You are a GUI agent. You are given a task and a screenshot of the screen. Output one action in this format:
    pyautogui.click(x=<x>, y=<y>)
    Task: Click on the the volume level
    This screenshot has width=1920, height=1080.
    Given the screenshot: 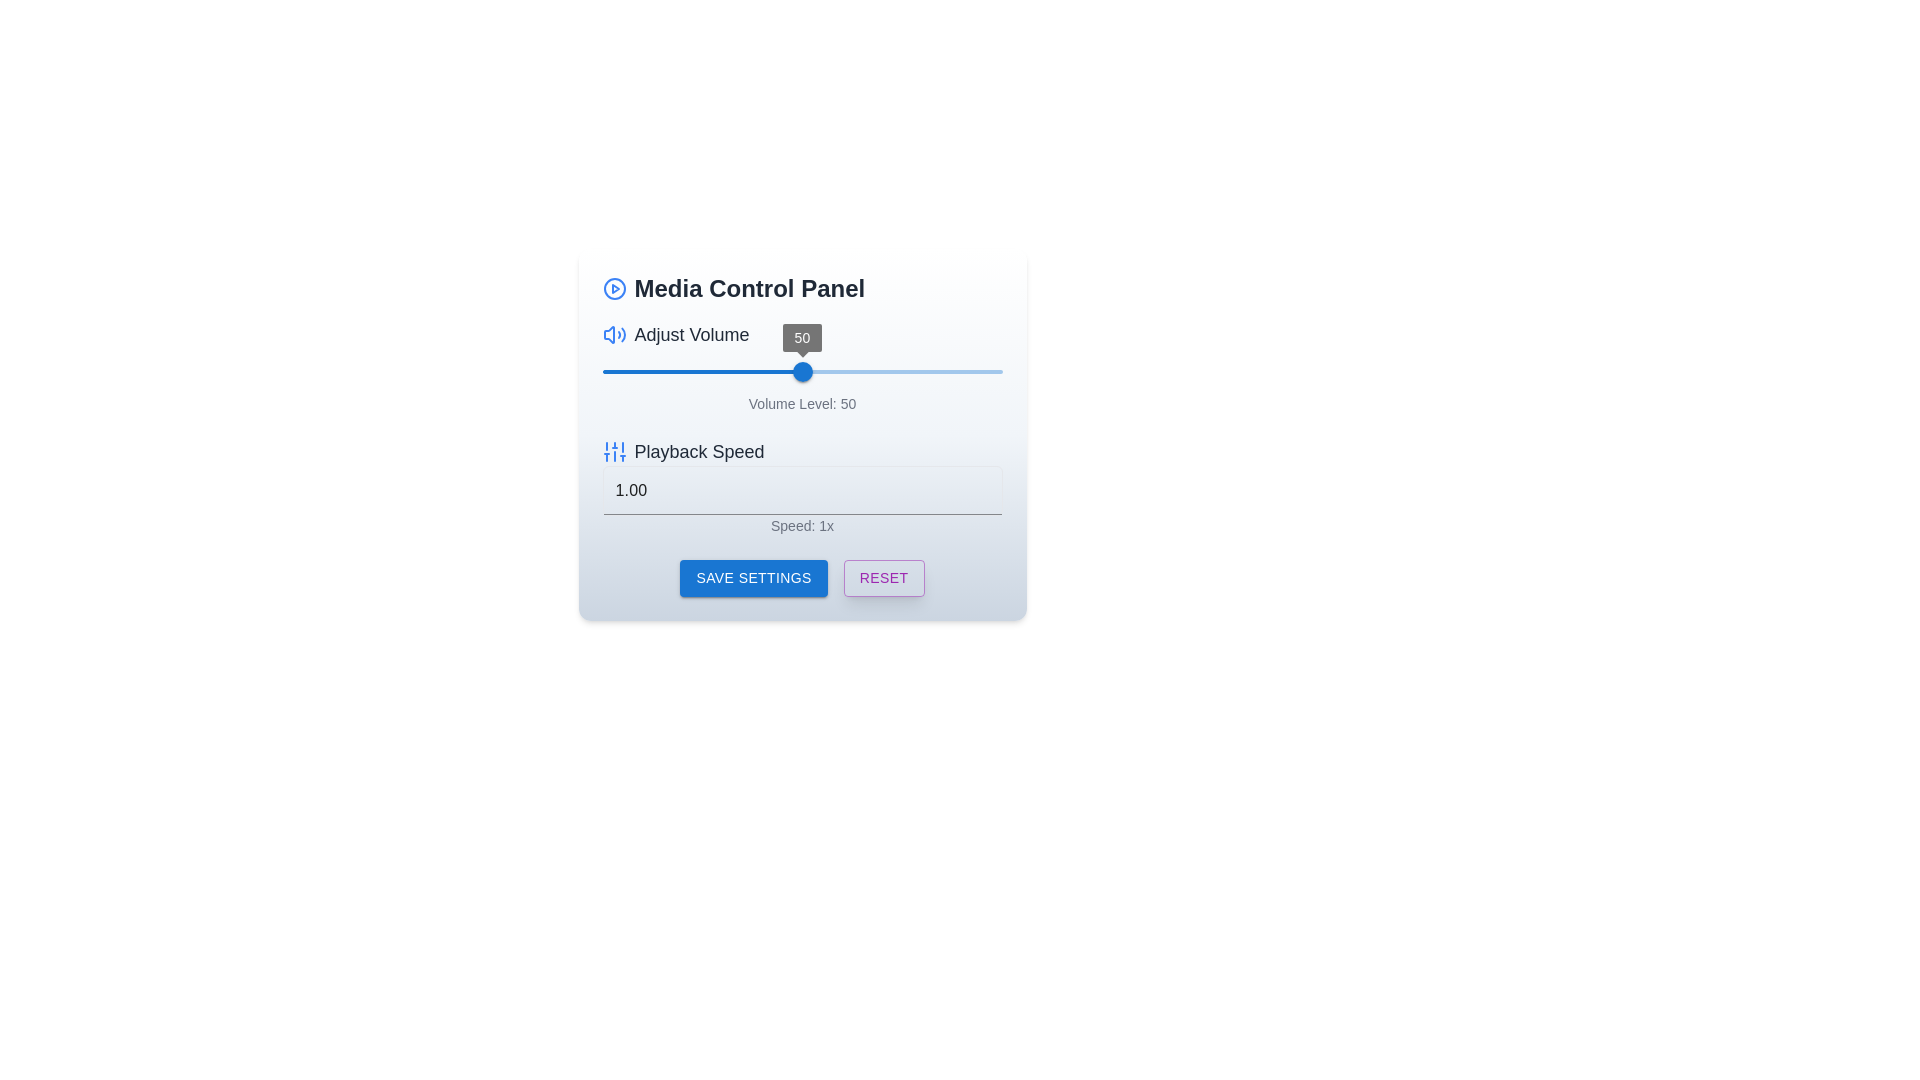 What is the action you would take?
    pyautogui.click(x=674, y=371)
    